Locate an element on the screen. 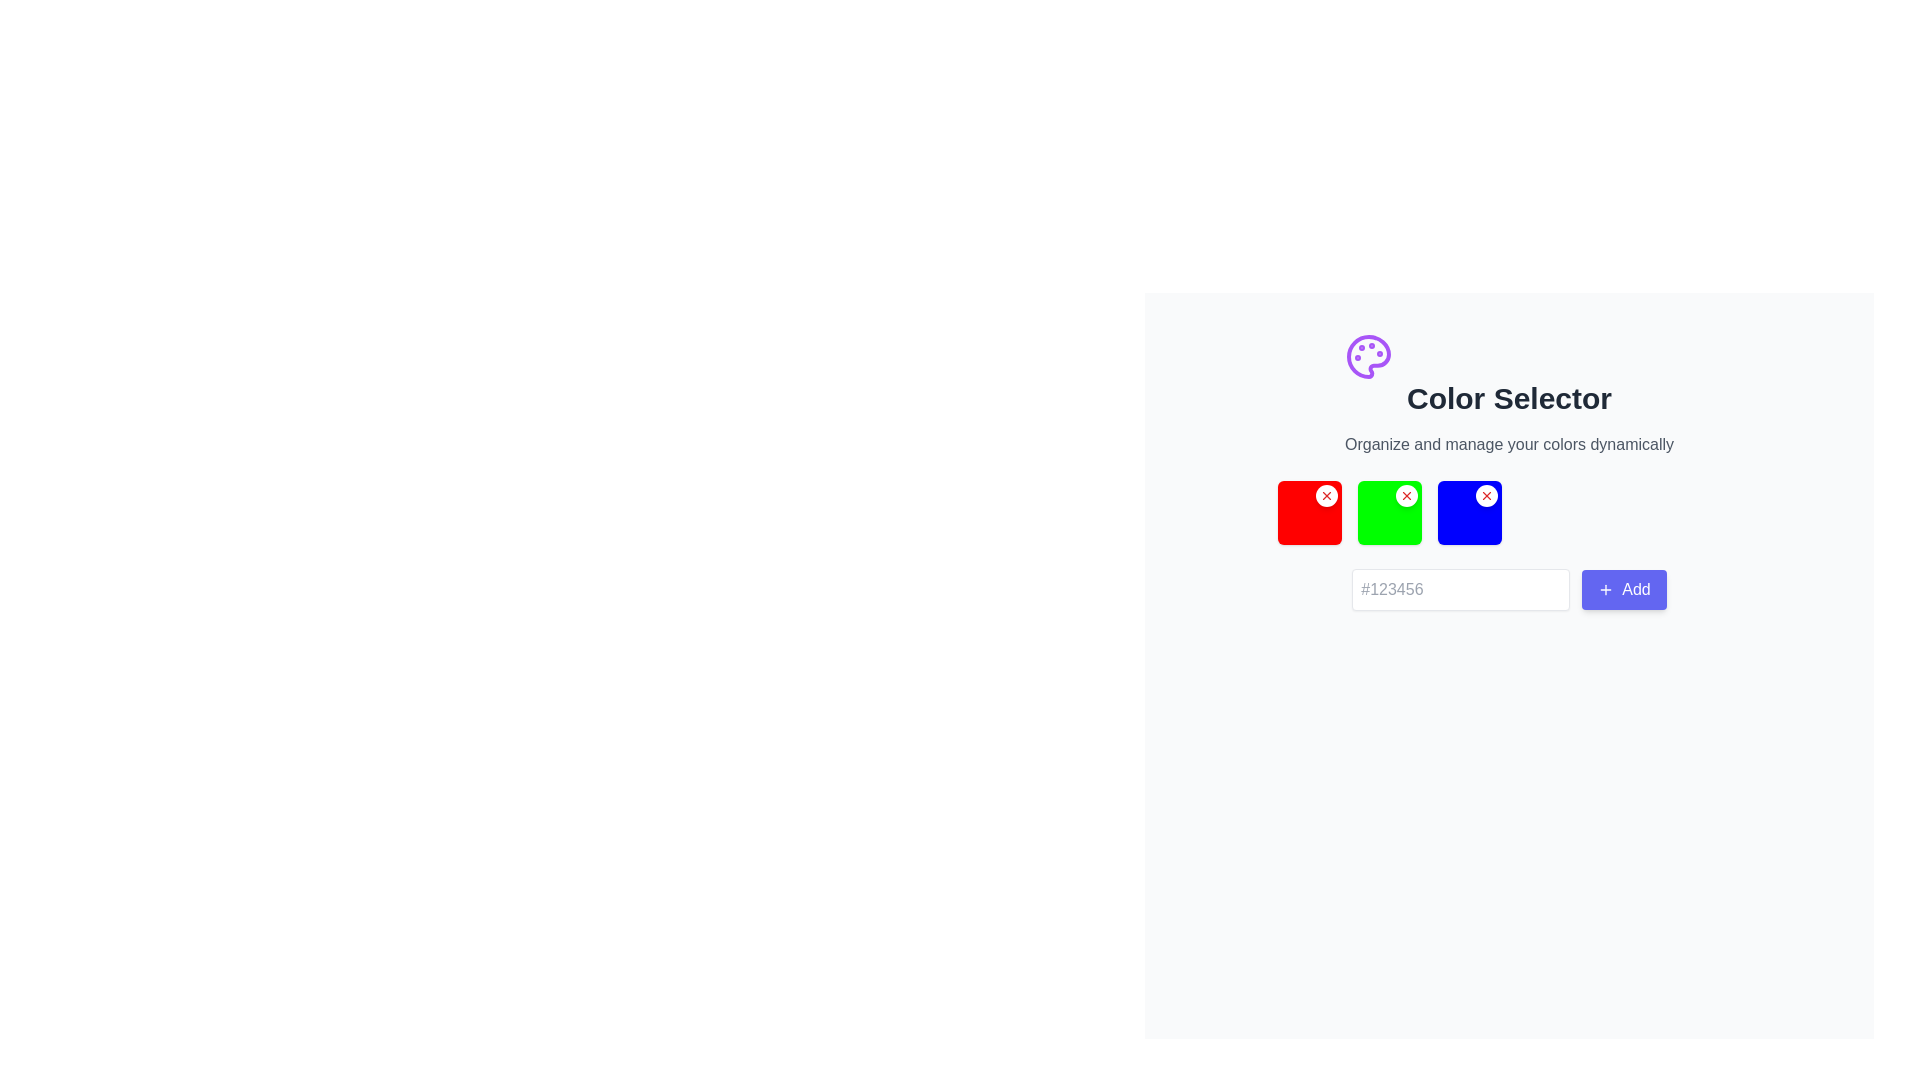 This screenshot has height=1080, width=1920. the close button for the green color tile located in the top-right corner of its tile is located at coordinates (1405, 495).